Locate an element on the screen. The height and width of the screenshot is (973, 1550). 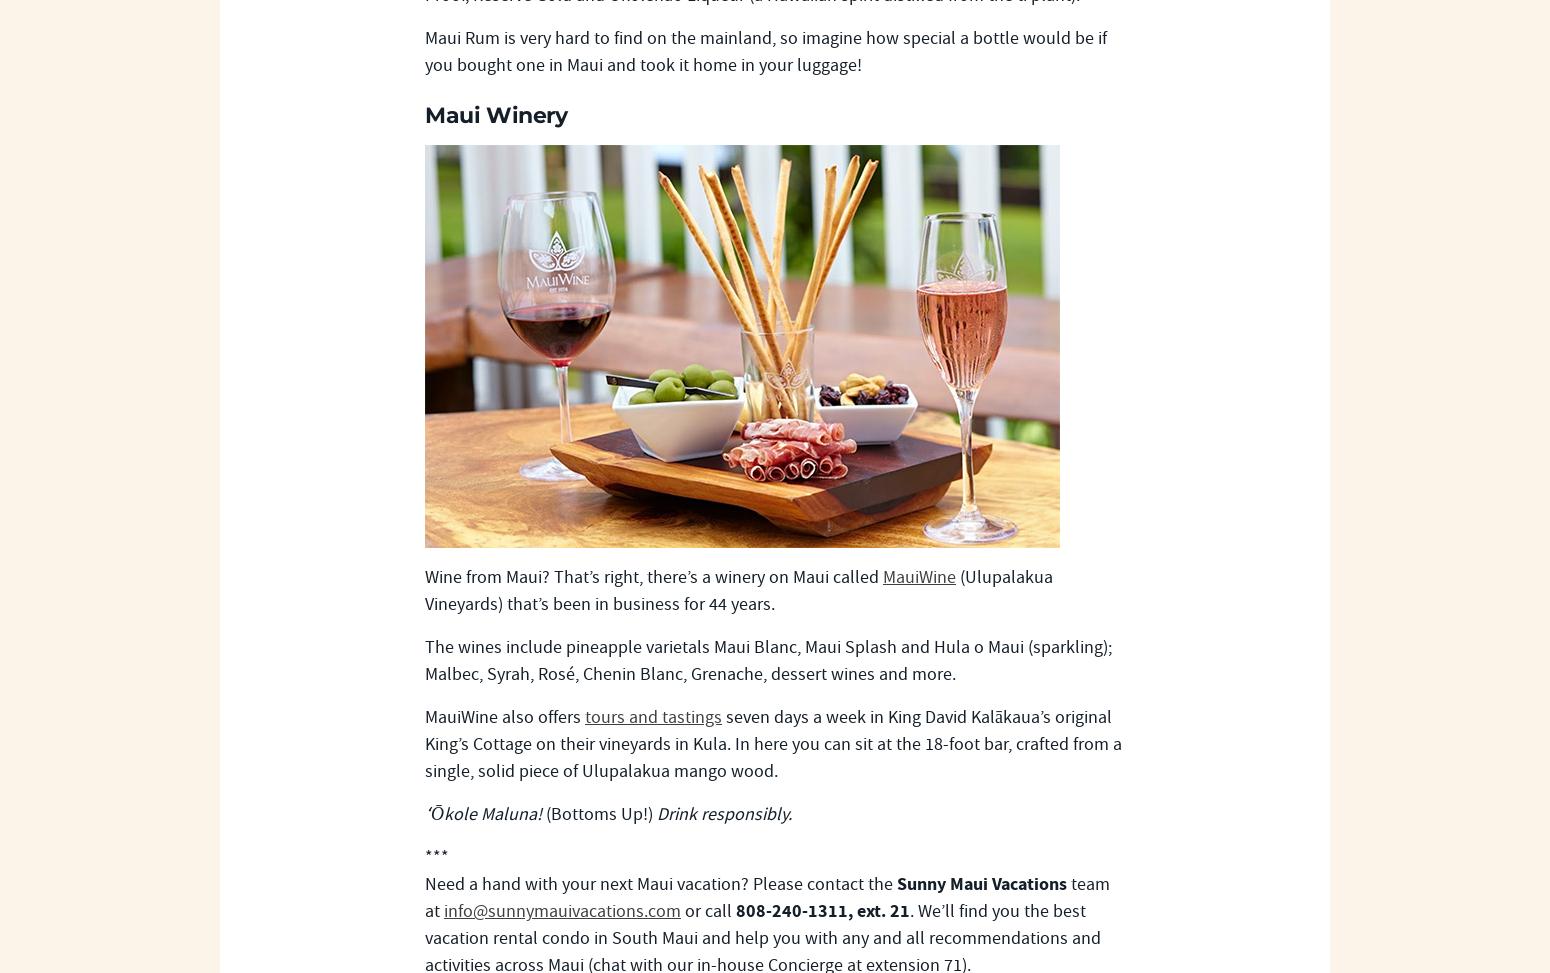
'seven days a week in King David Kalākaua’s original King’s Cottage on their vineyards in Kula. In here you can sit at the 18-foot bar, crafted from a single, solid piece of Ulupalakua mango wood.' is located at coordinates (773, 744).